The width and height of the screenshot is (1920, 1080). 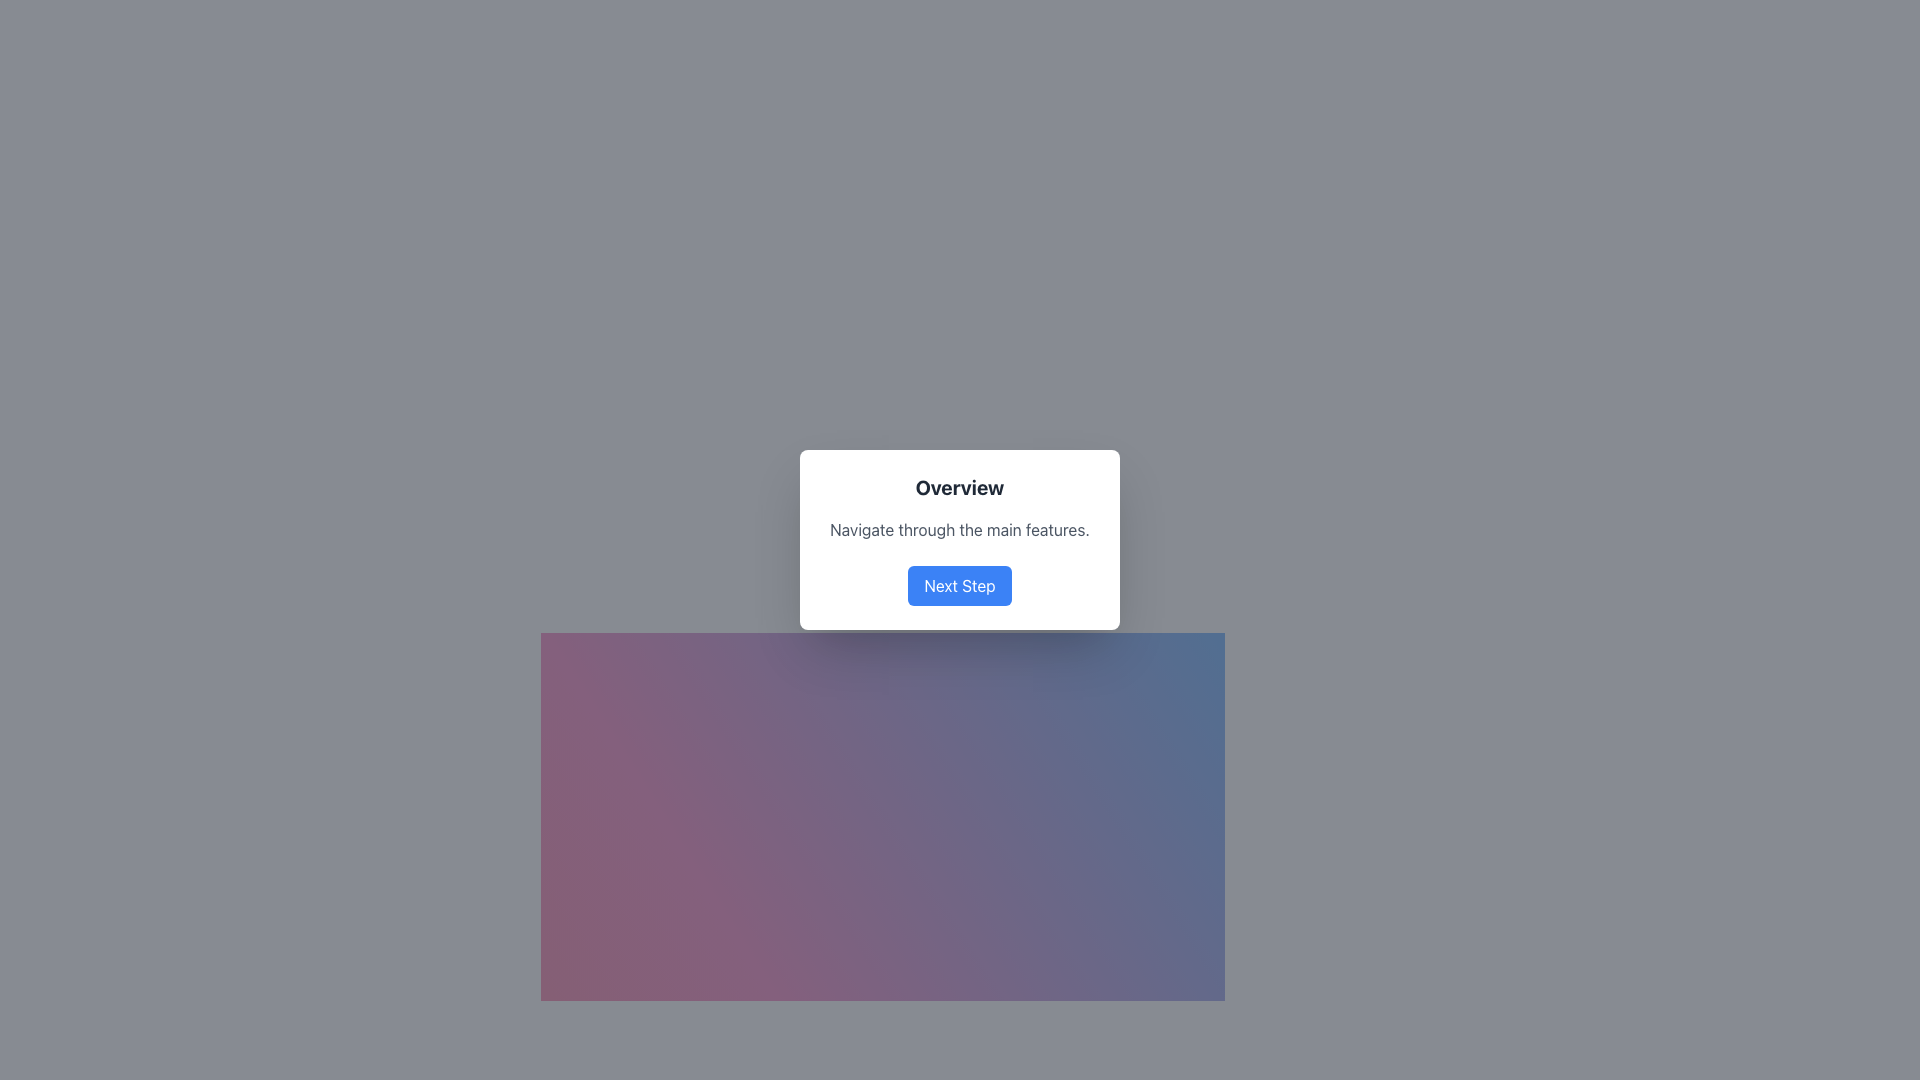 What do you see at coordinates (960, 585) in the screenshot?
I see `the 'Next Step' button, which is a rectangular button with a blue background and white text, to proceed to the next step` at bounding box center [960, 585].